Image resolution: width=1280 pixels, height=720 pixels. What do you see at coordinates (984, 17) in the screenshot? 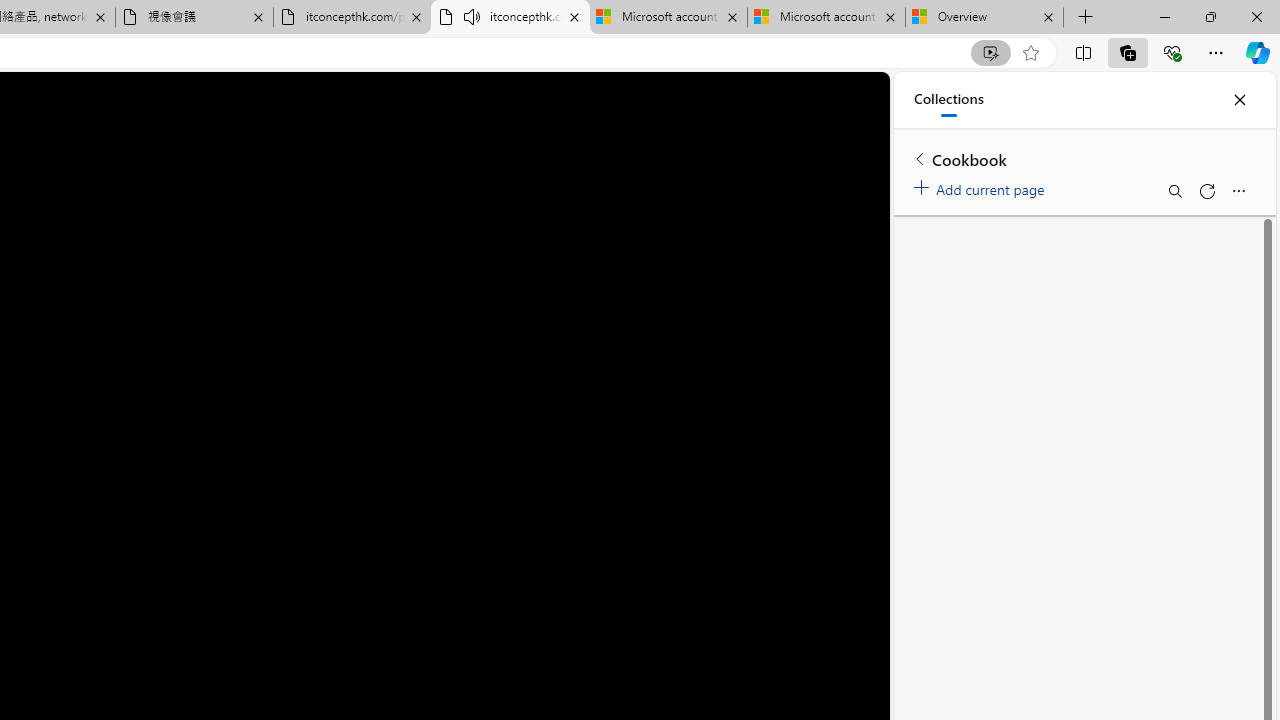
I see `'Overview'` at bounding box center [984, 17].